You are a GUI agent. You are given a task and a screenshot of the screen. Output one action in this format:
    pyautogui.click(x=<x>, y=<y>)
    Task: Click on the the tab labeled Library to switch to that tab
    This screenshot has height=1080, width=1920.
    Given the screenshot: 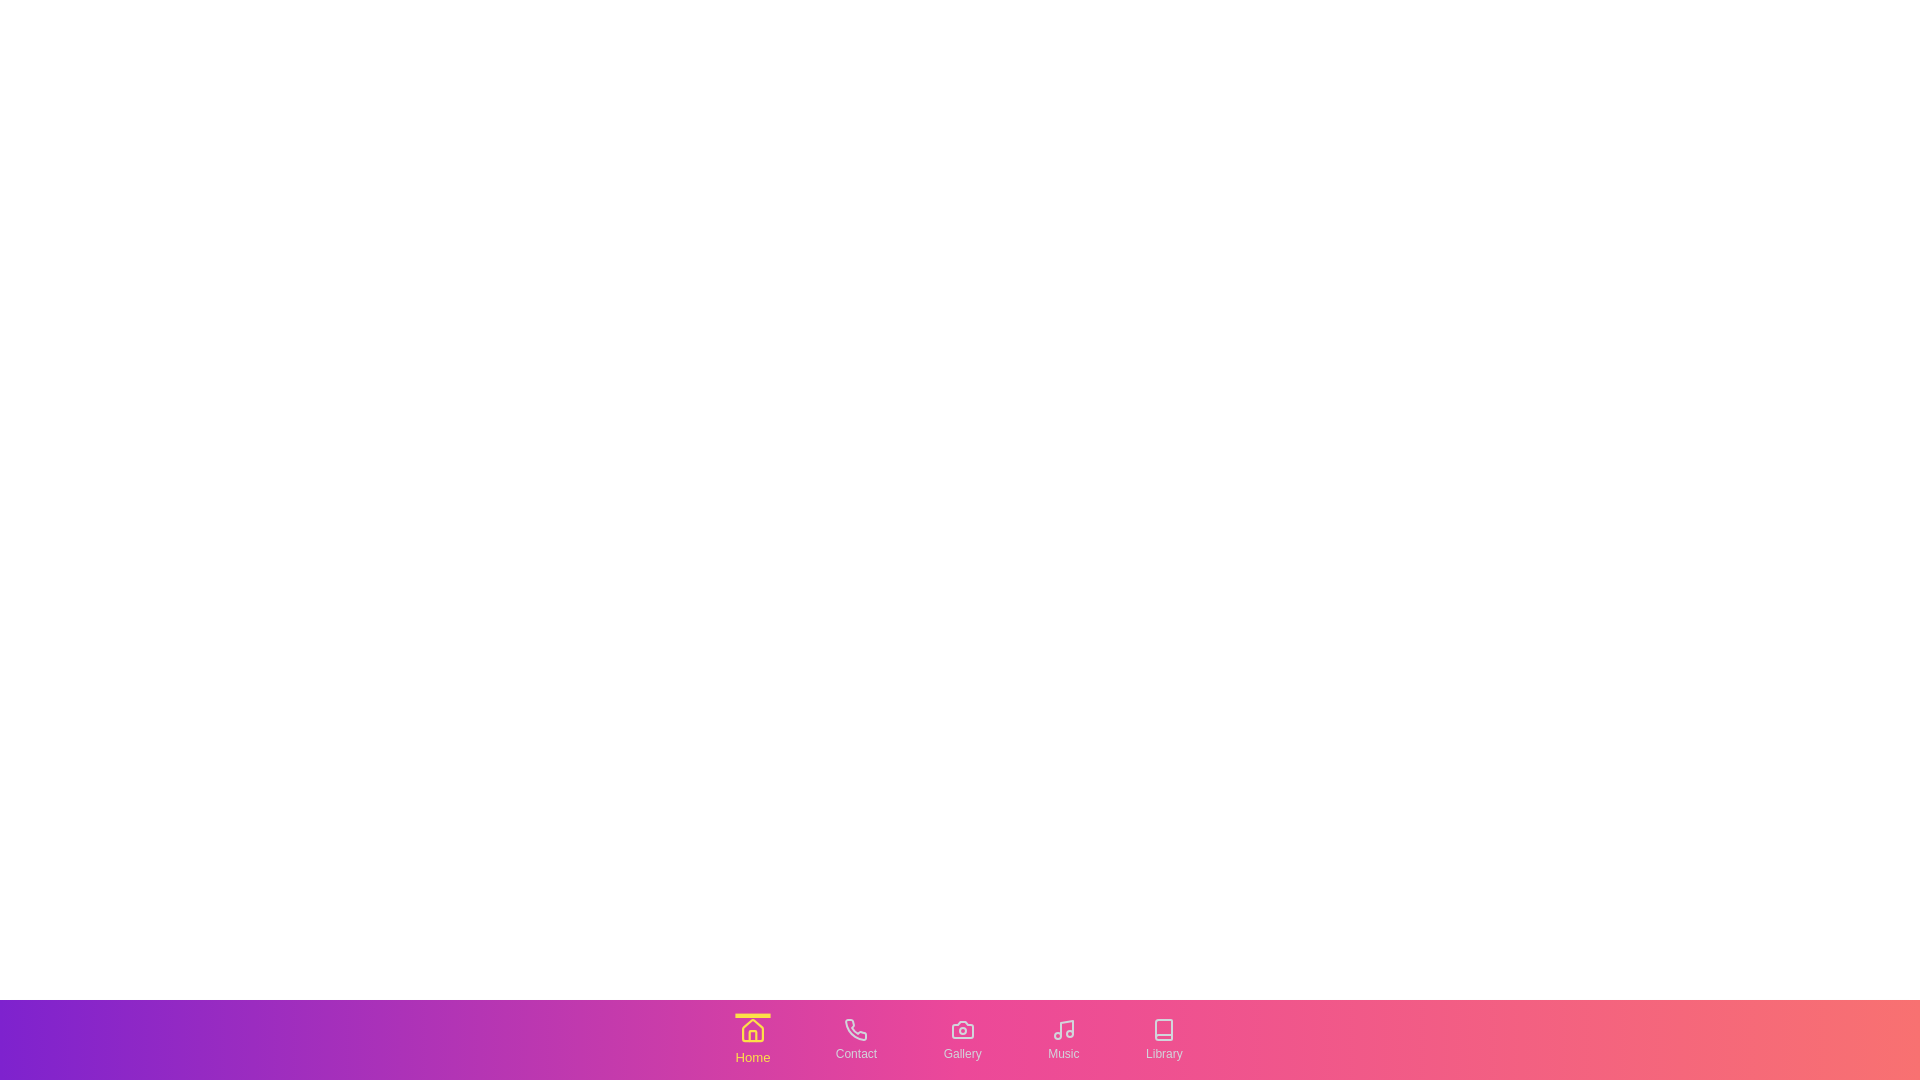 What is the action you would take?
    pyautogui.click(x=1164, y=1039)
    